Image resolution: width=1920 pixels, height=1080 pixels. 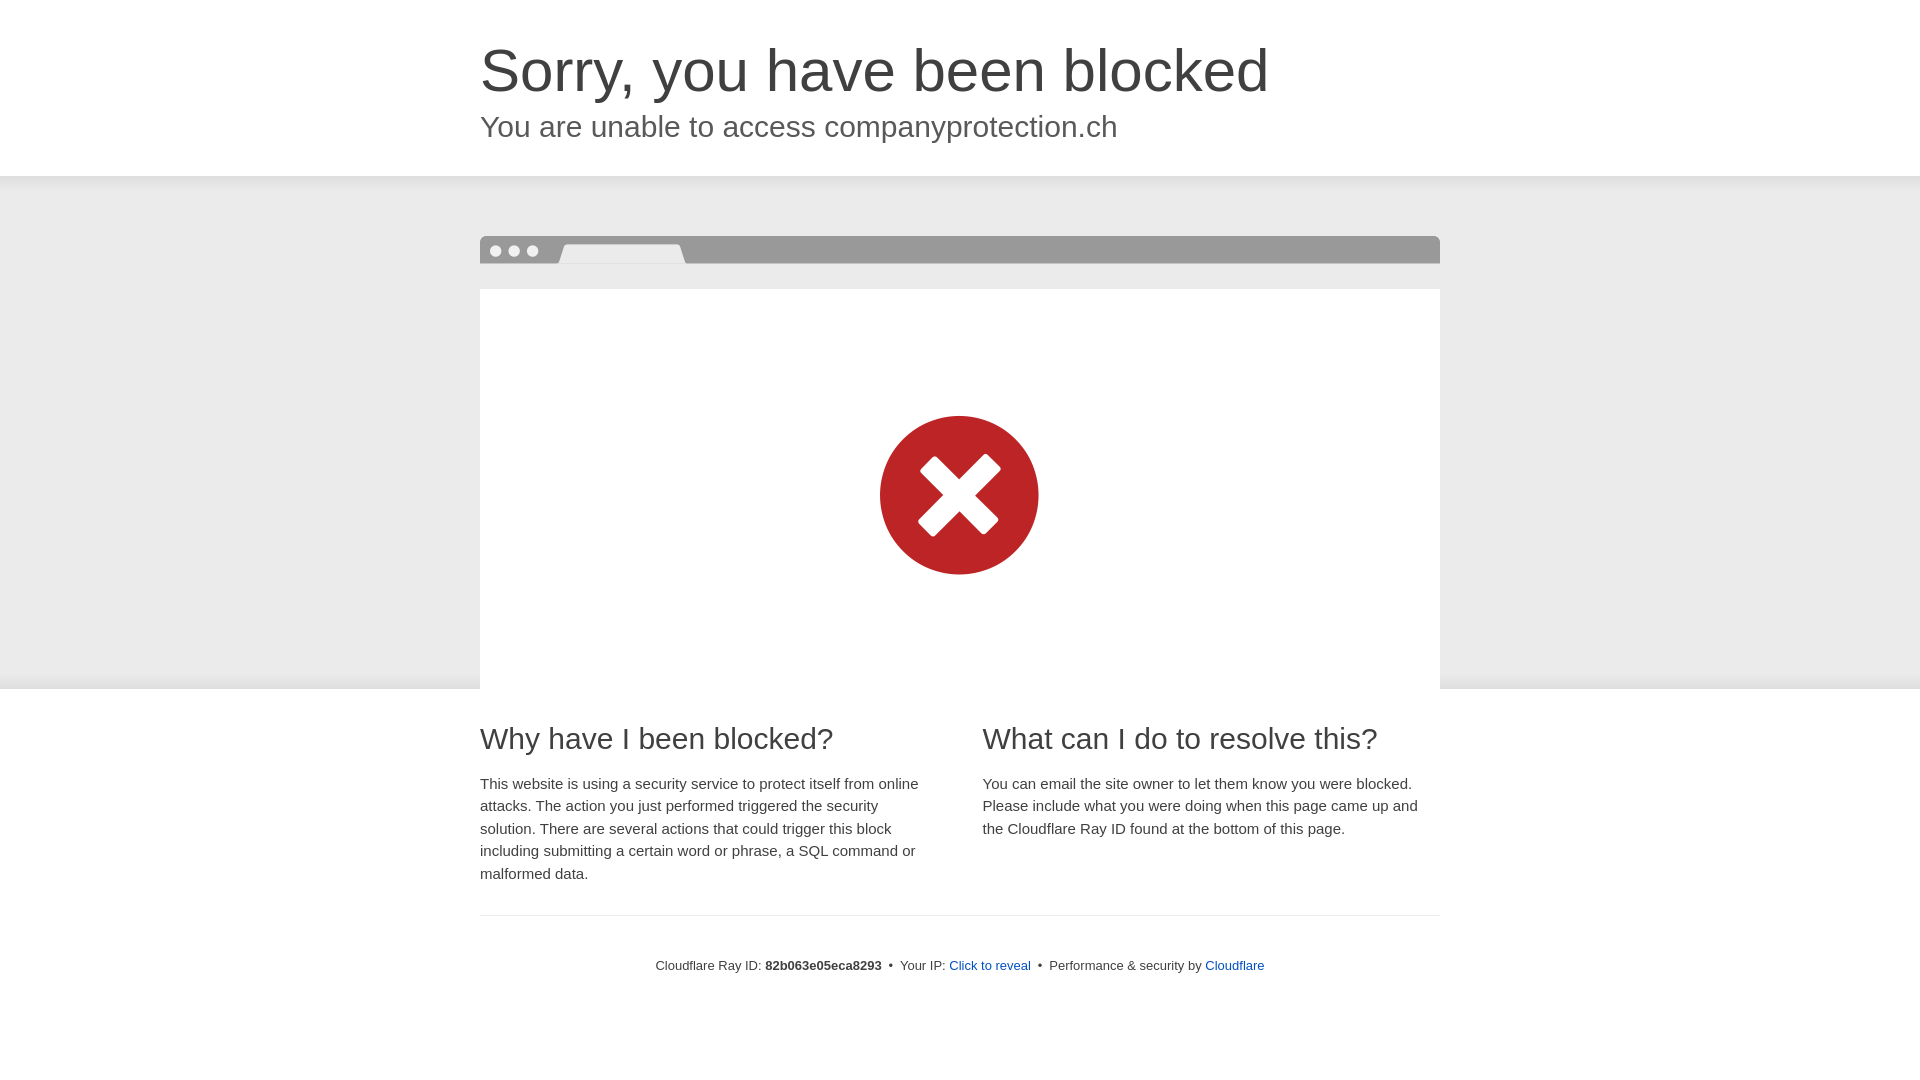 I want to click on 'Cloudflare', so click(x=1233, y=964).